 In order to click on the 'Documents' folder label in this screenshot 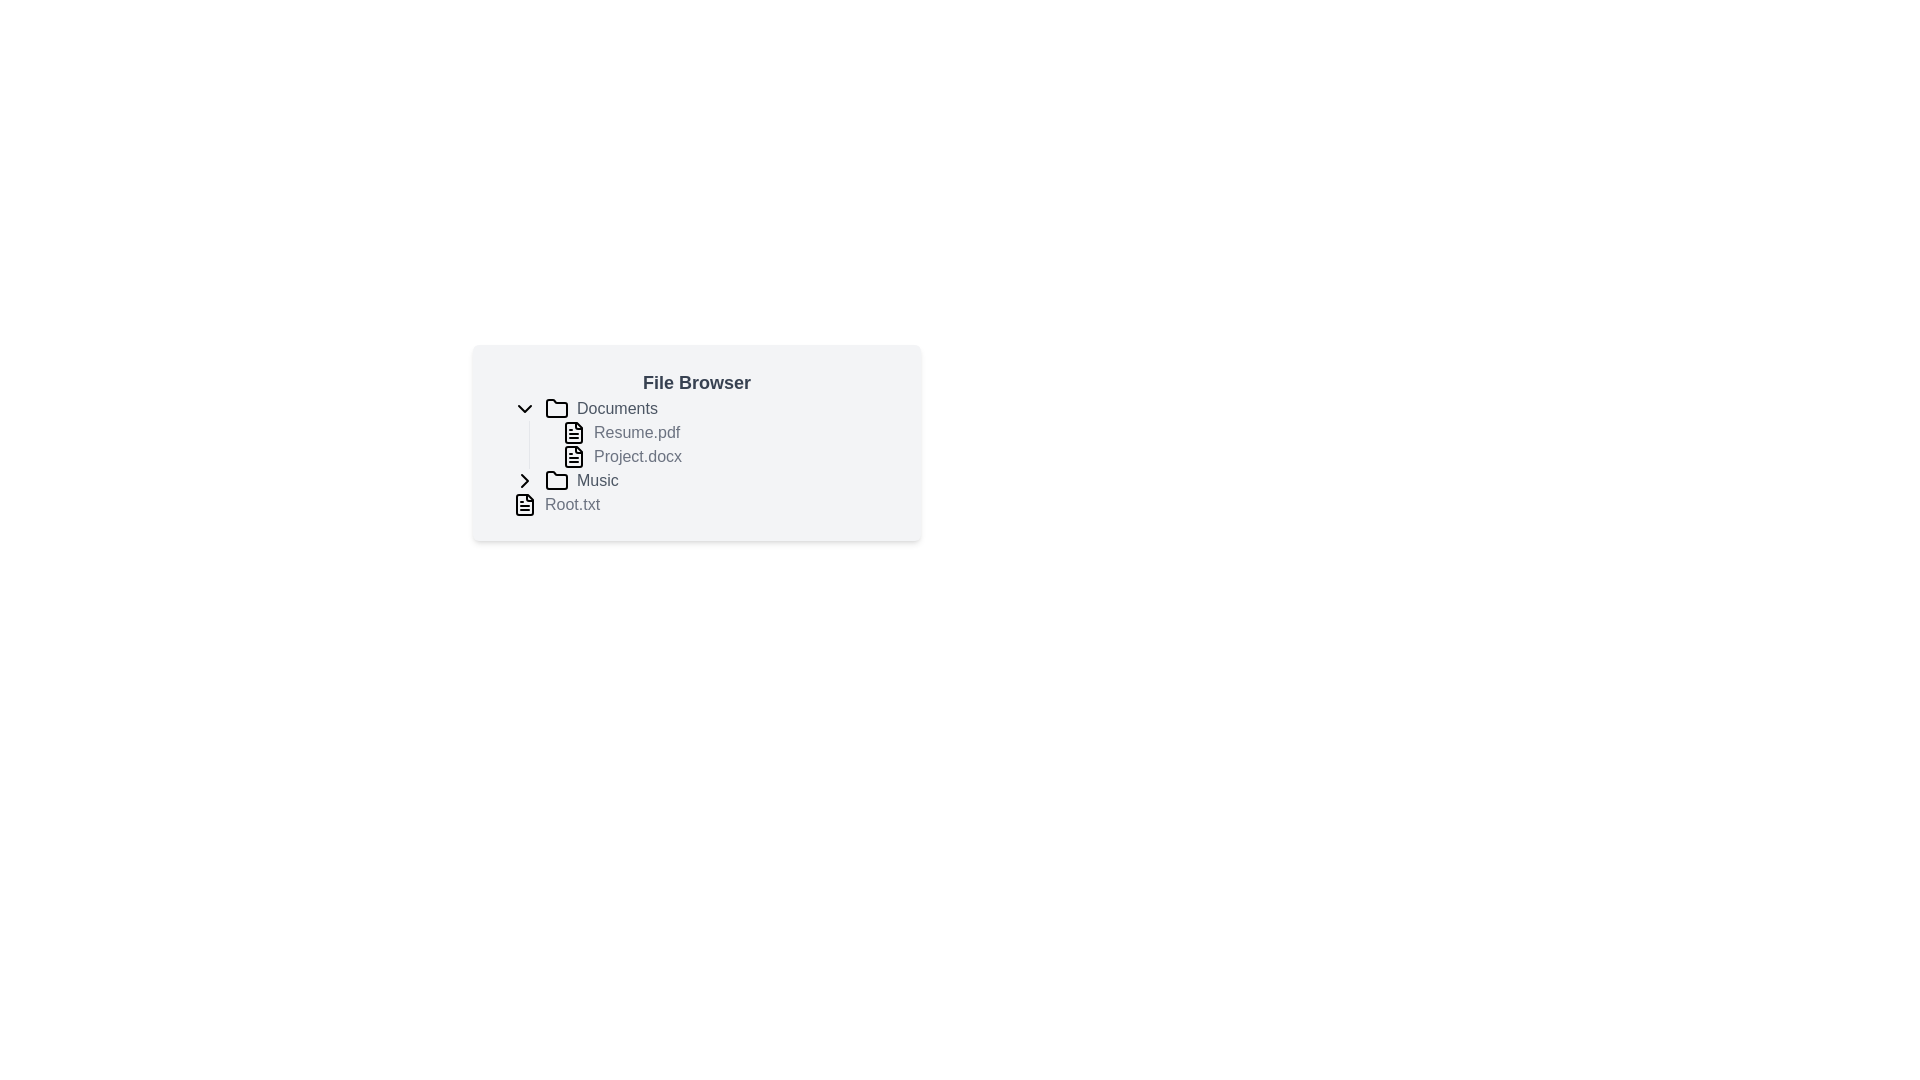, I will do `click(584, 407)`.